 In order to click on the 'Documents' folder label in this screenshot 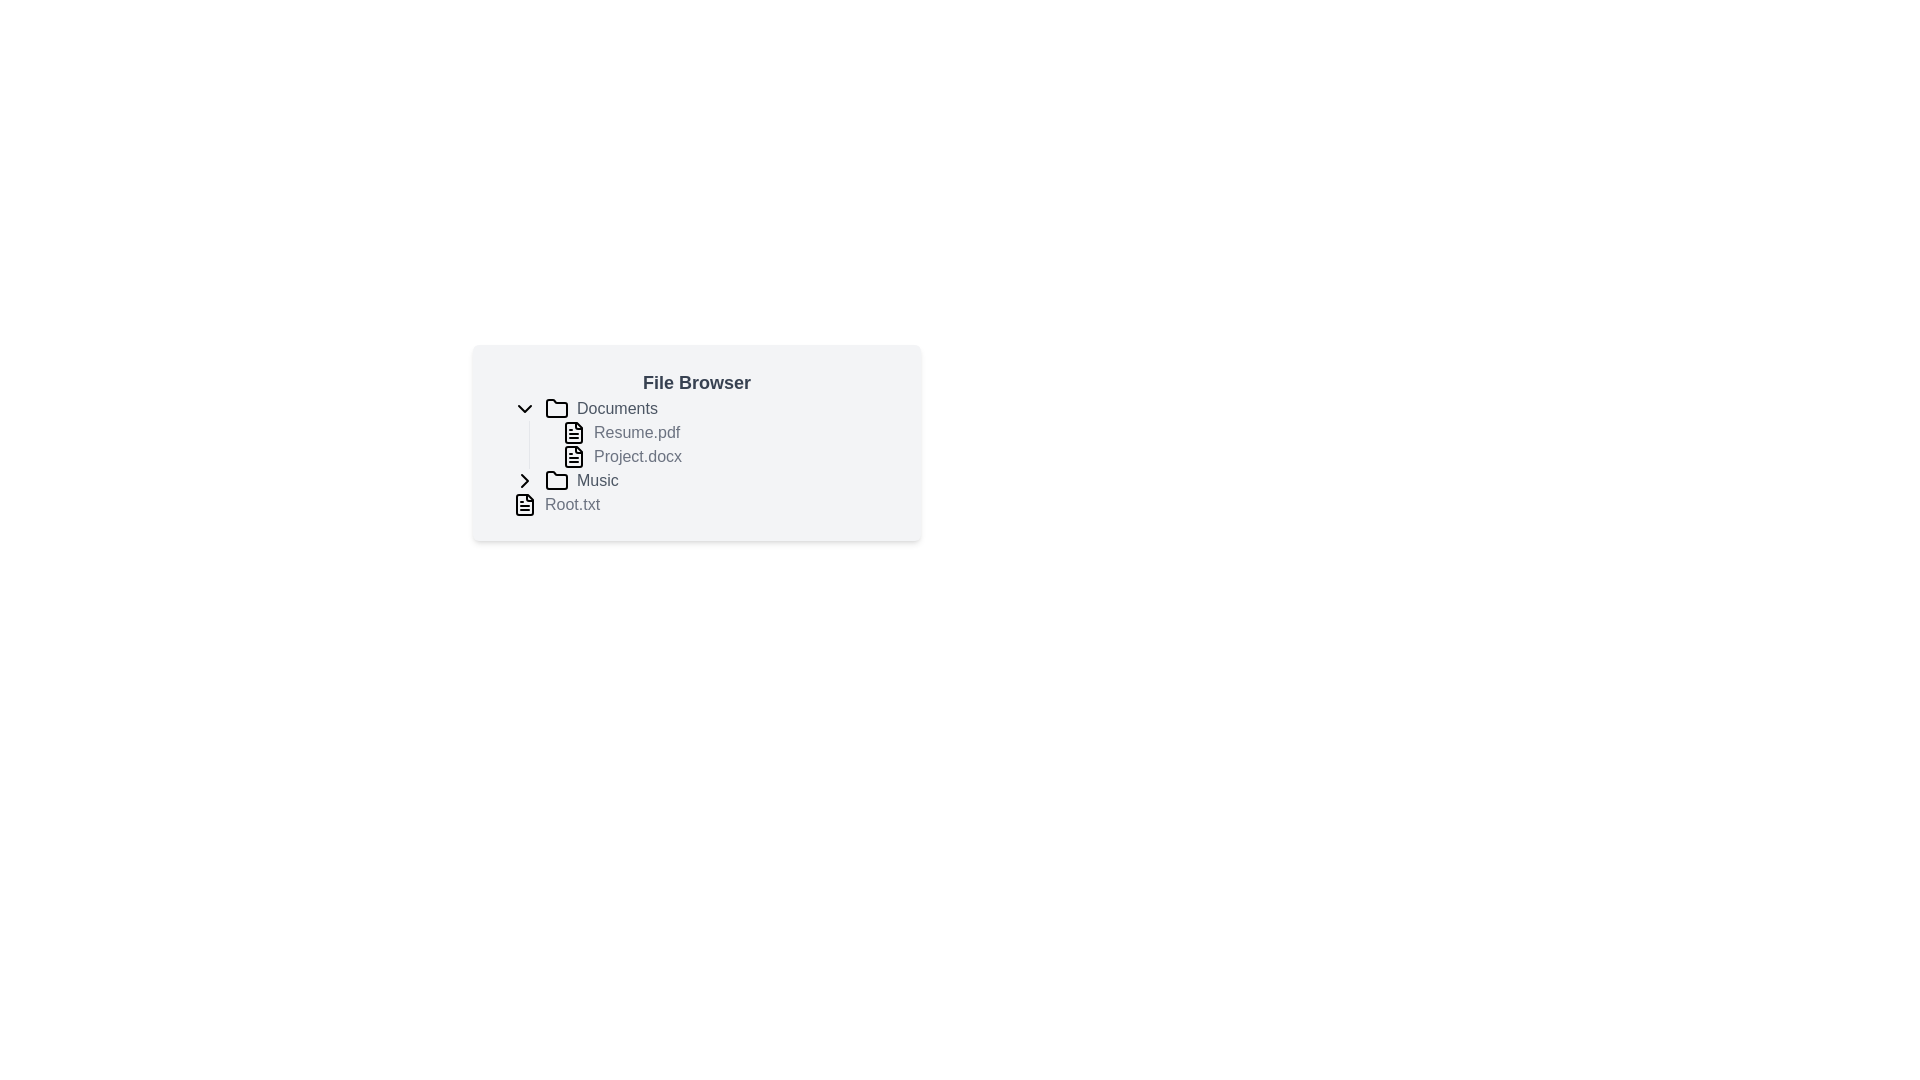, I will do `click(584, 407)`.